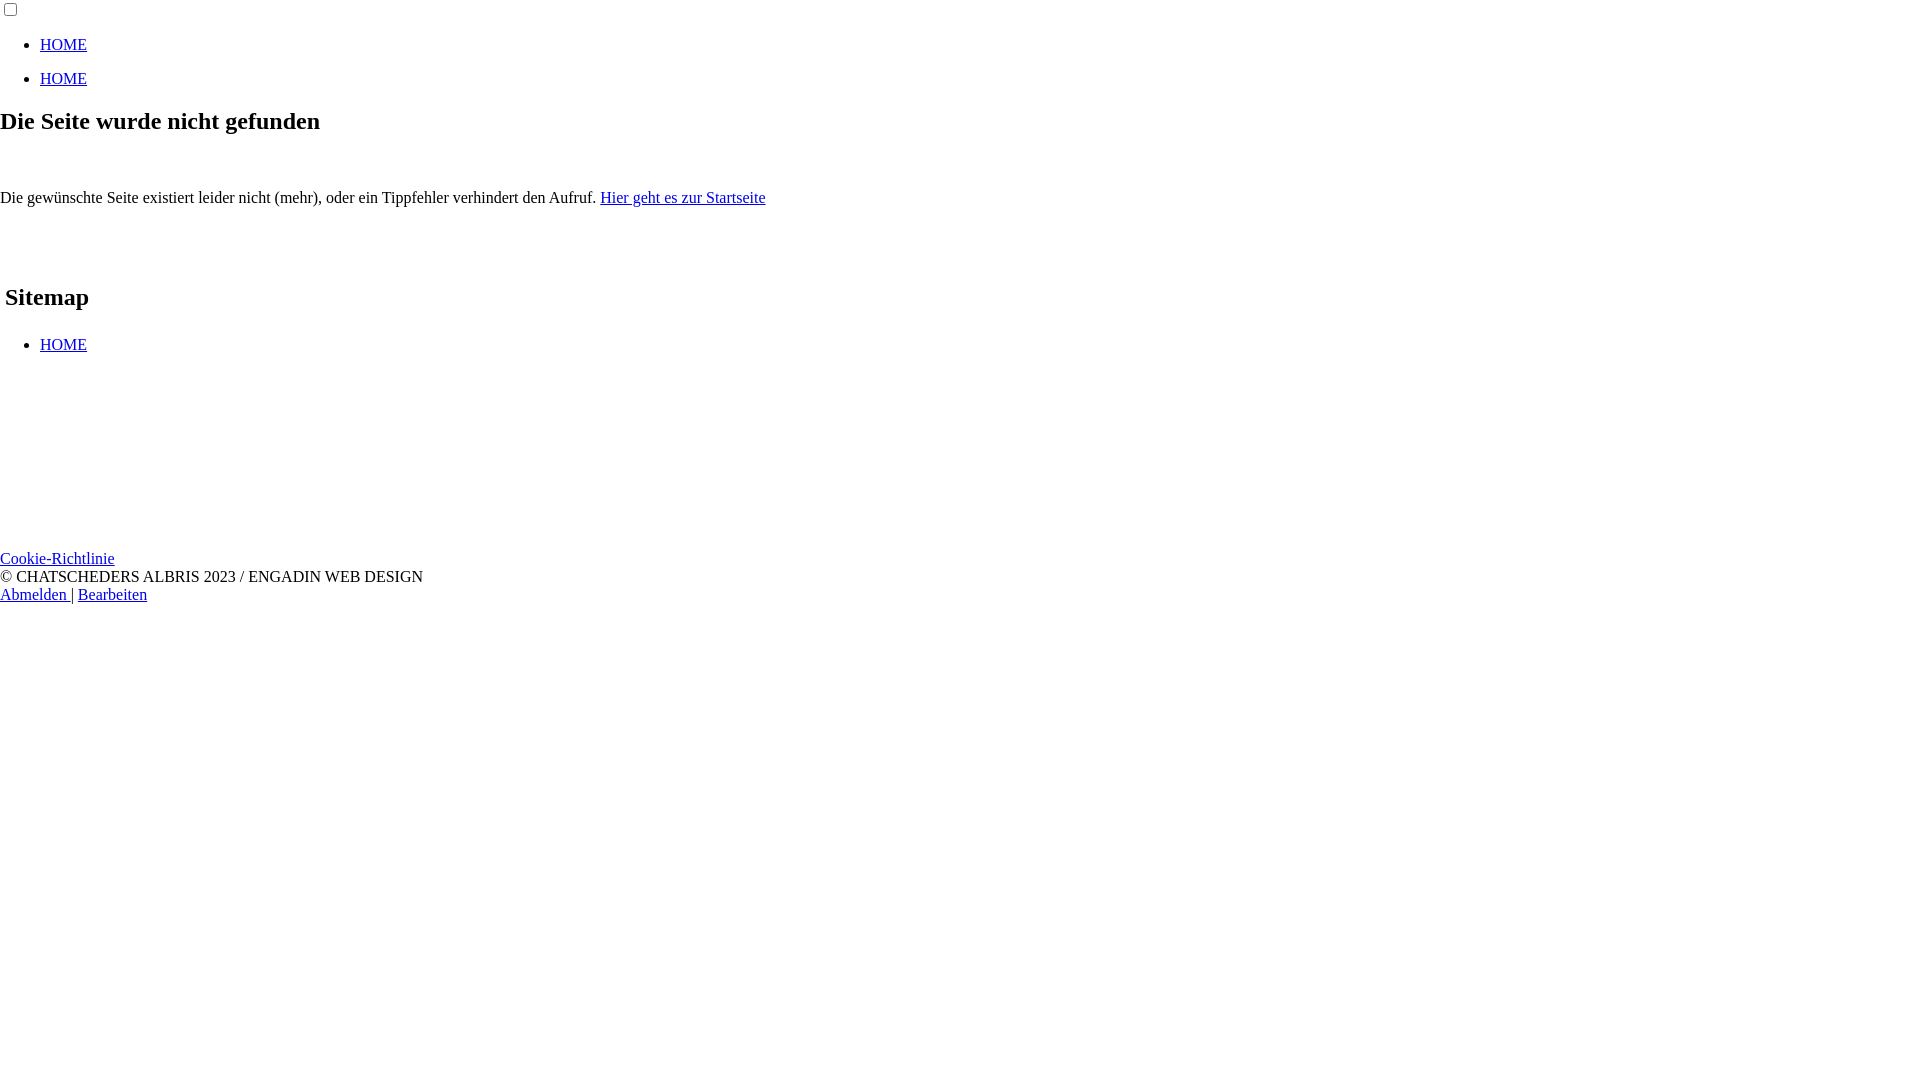  Describe the element at coordinates (63, 343) in the screenshot. I see `'HOME'` at that location.